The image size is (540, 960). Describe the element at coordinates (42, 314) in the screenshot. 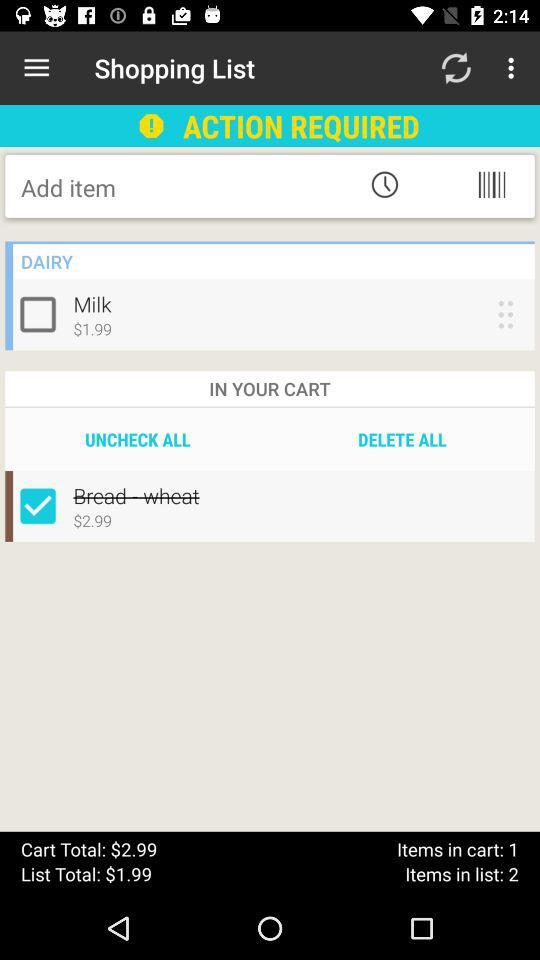

I see `include milk` at that location.